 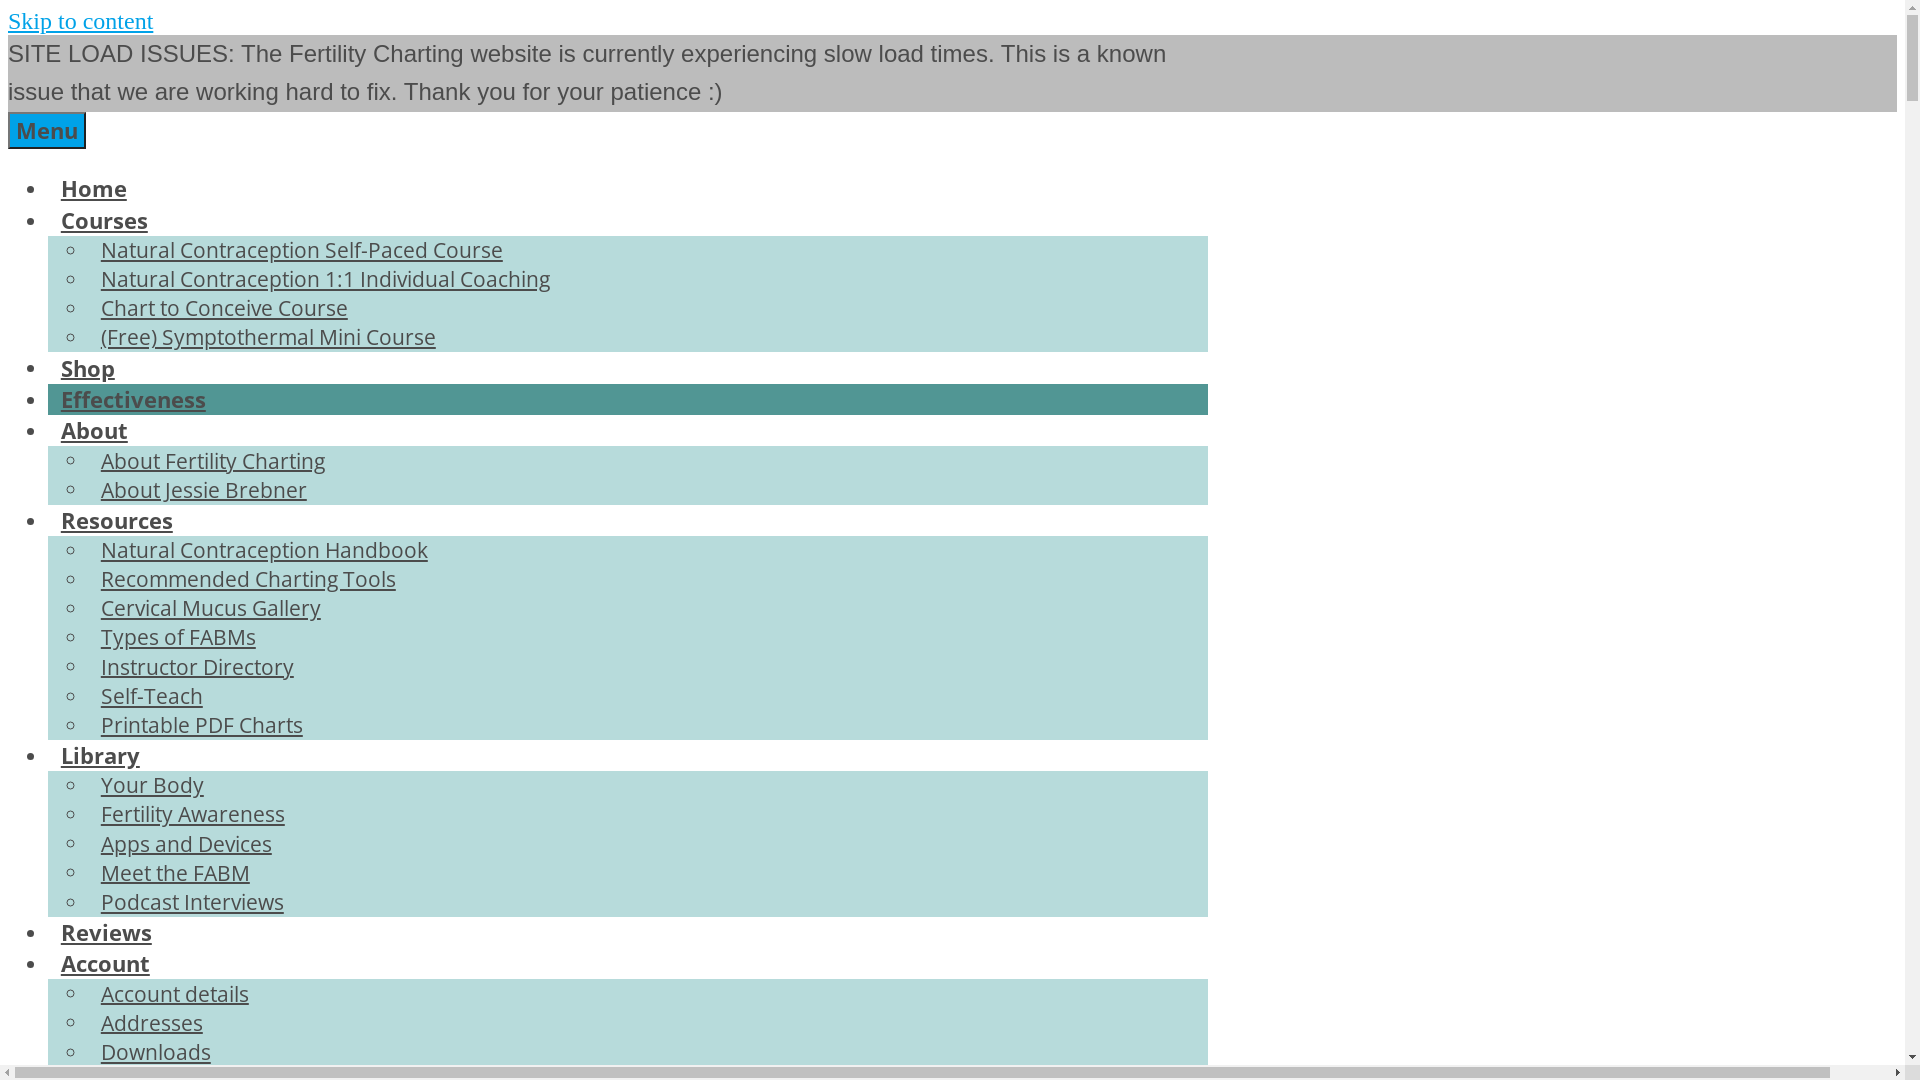 What do you see at coordinates (263, 550) in the screenshot?
I see `'Natural Contraception Handbook'` at bounding box center [263, 550].